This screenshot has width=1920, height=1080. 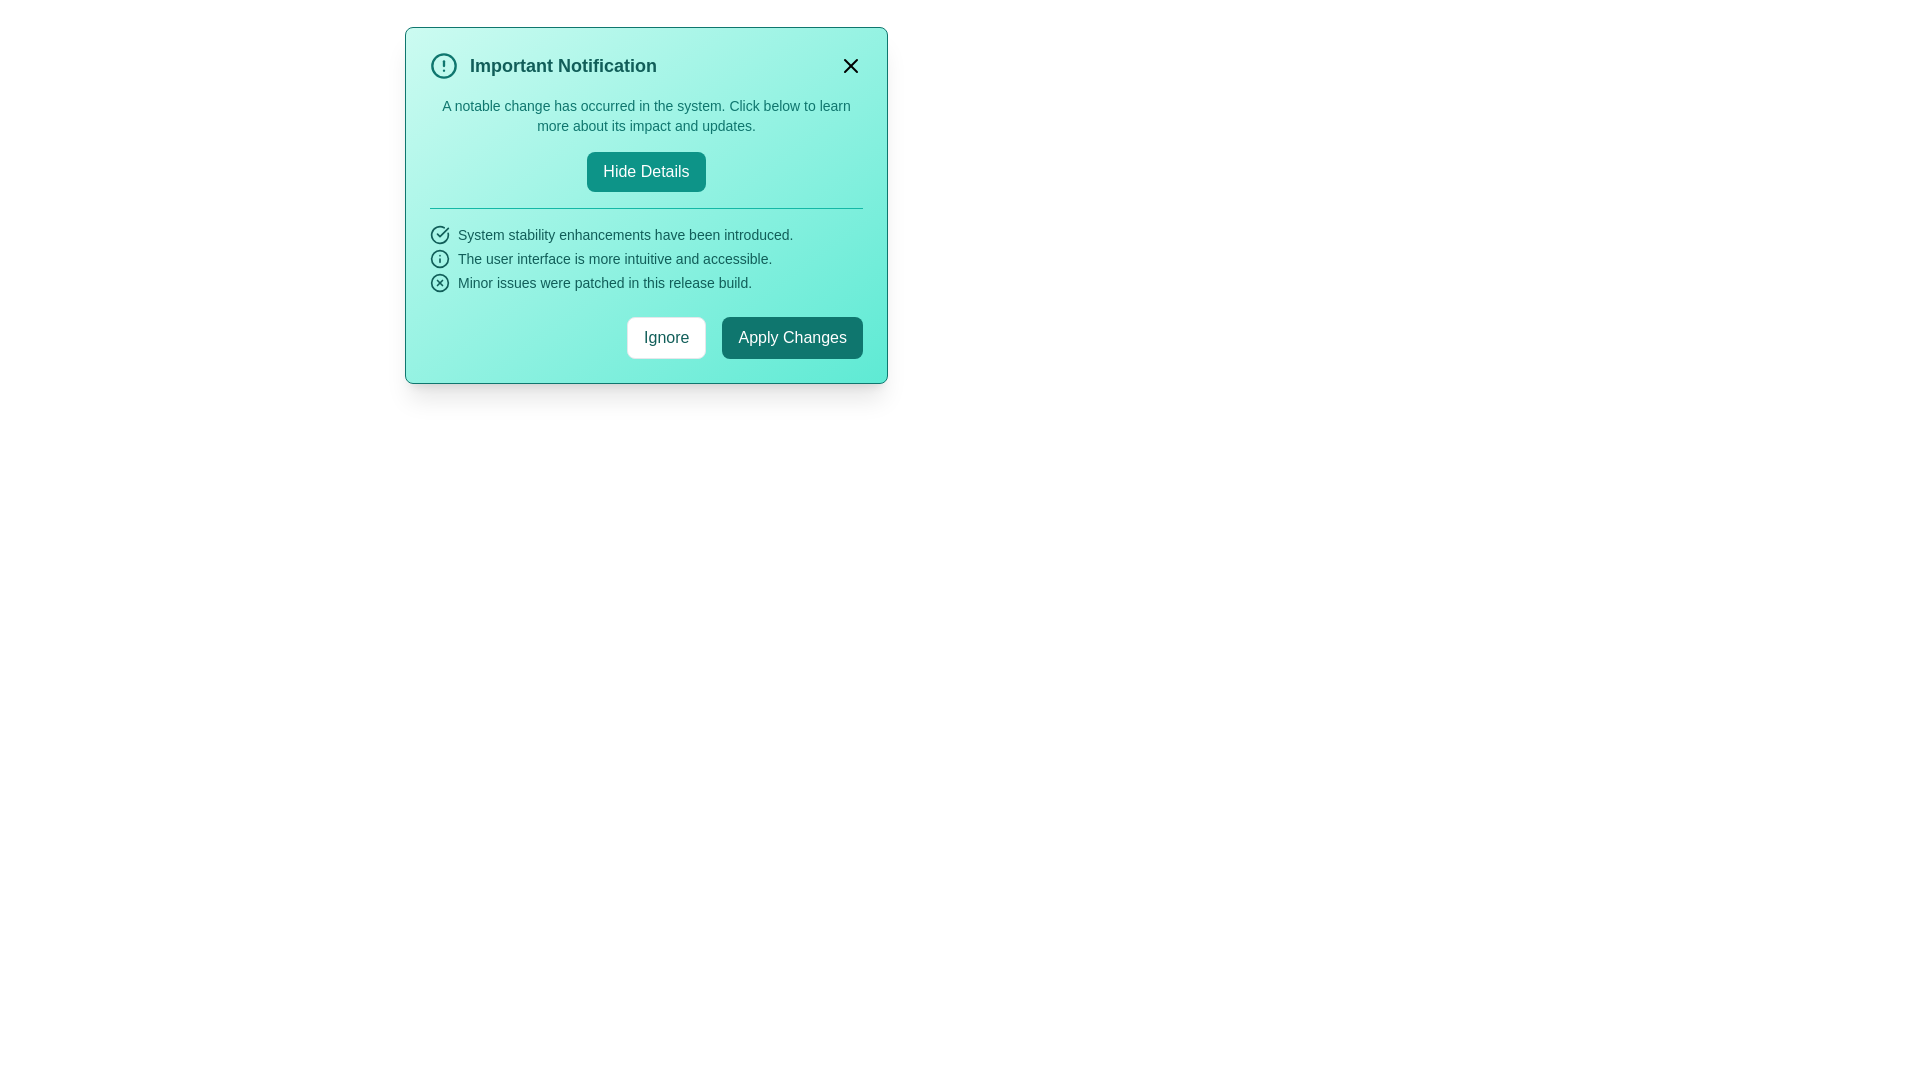 I want to click on the Text label that conveys a headline or summary about the notification's purpose, located in the top-left of the notification panel, to the right of an alert icon, so click(x=562, y=64).